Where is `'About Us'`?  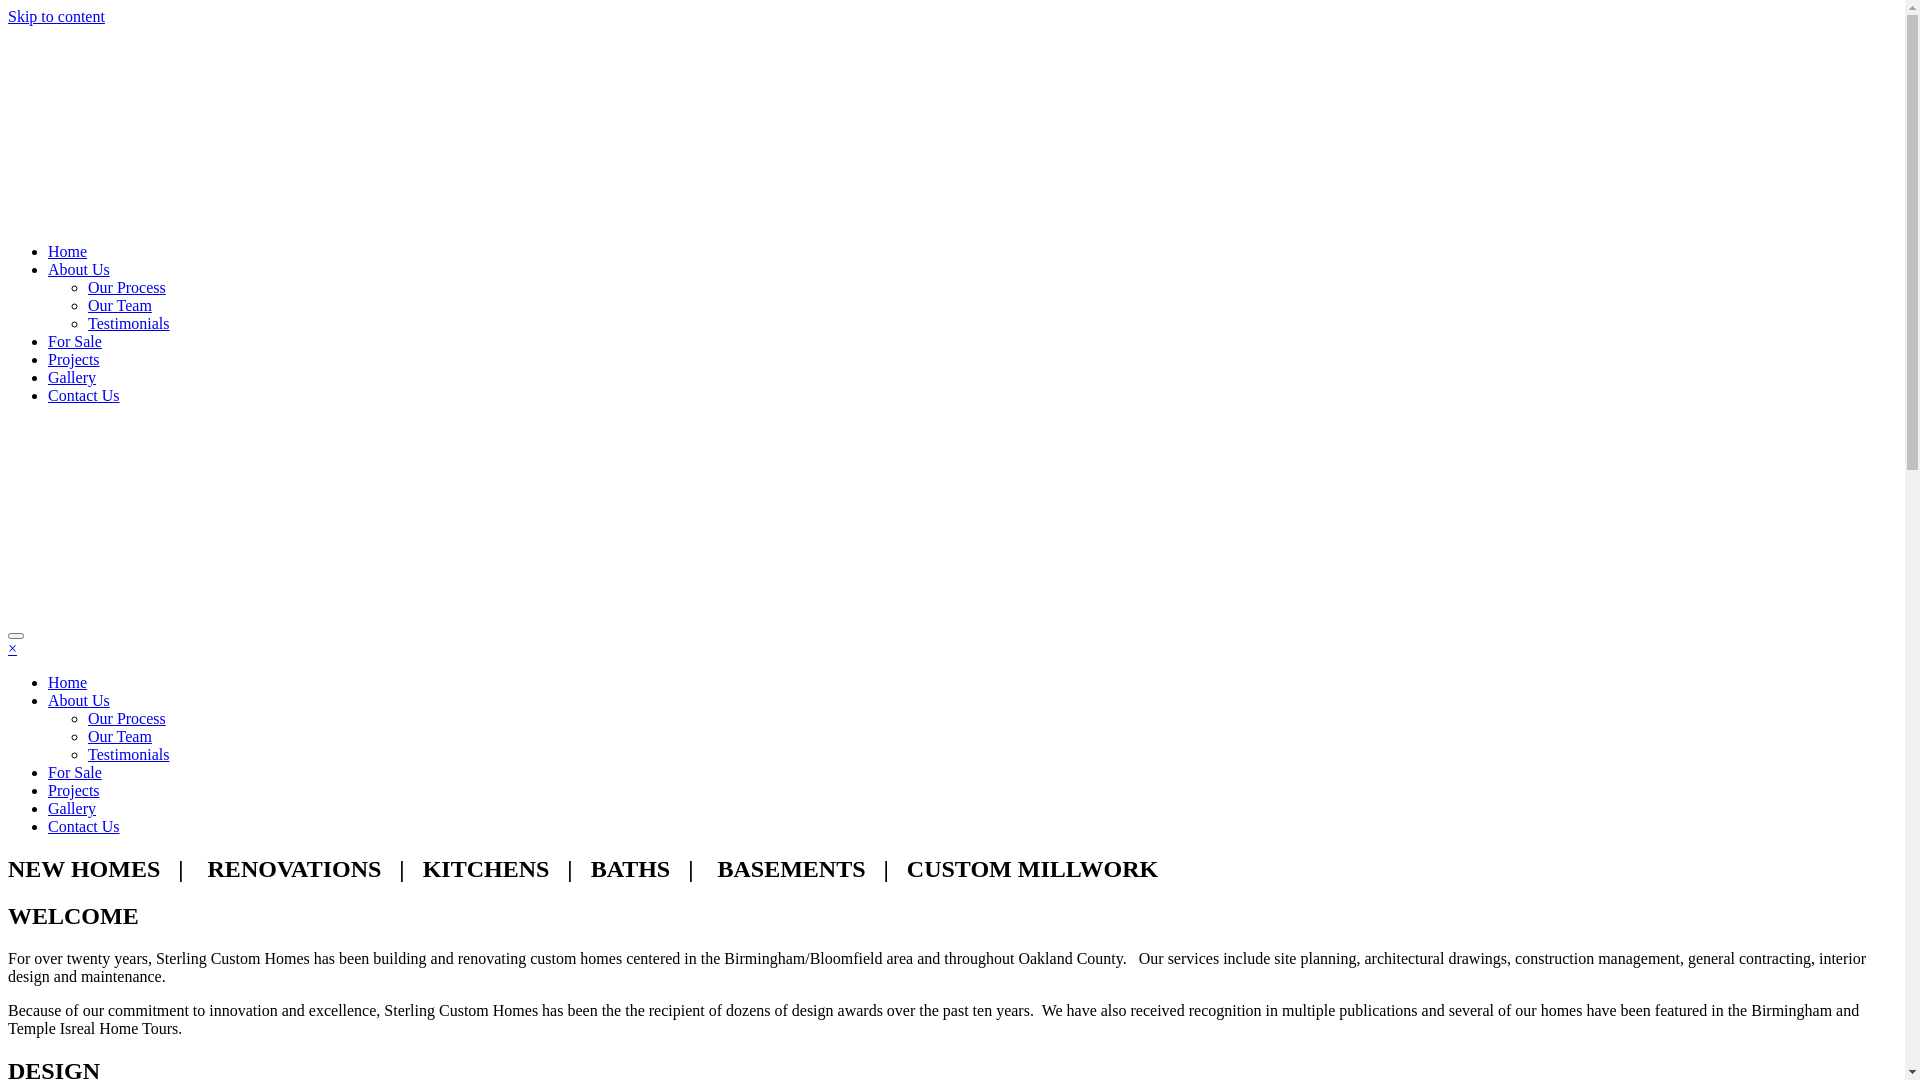 'About Us' is located at coordinates (78, 699).